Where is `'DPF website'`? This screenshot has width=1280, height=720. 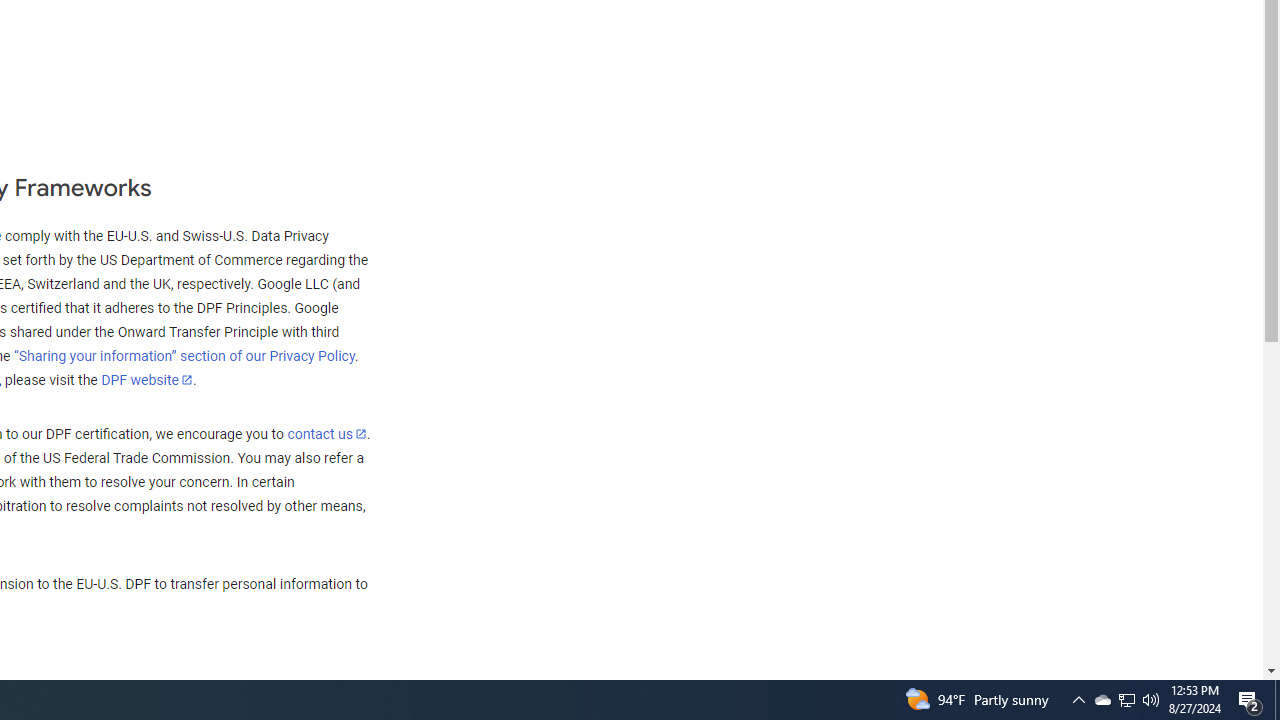 'DPF website' is located at coordinates (146, 379).